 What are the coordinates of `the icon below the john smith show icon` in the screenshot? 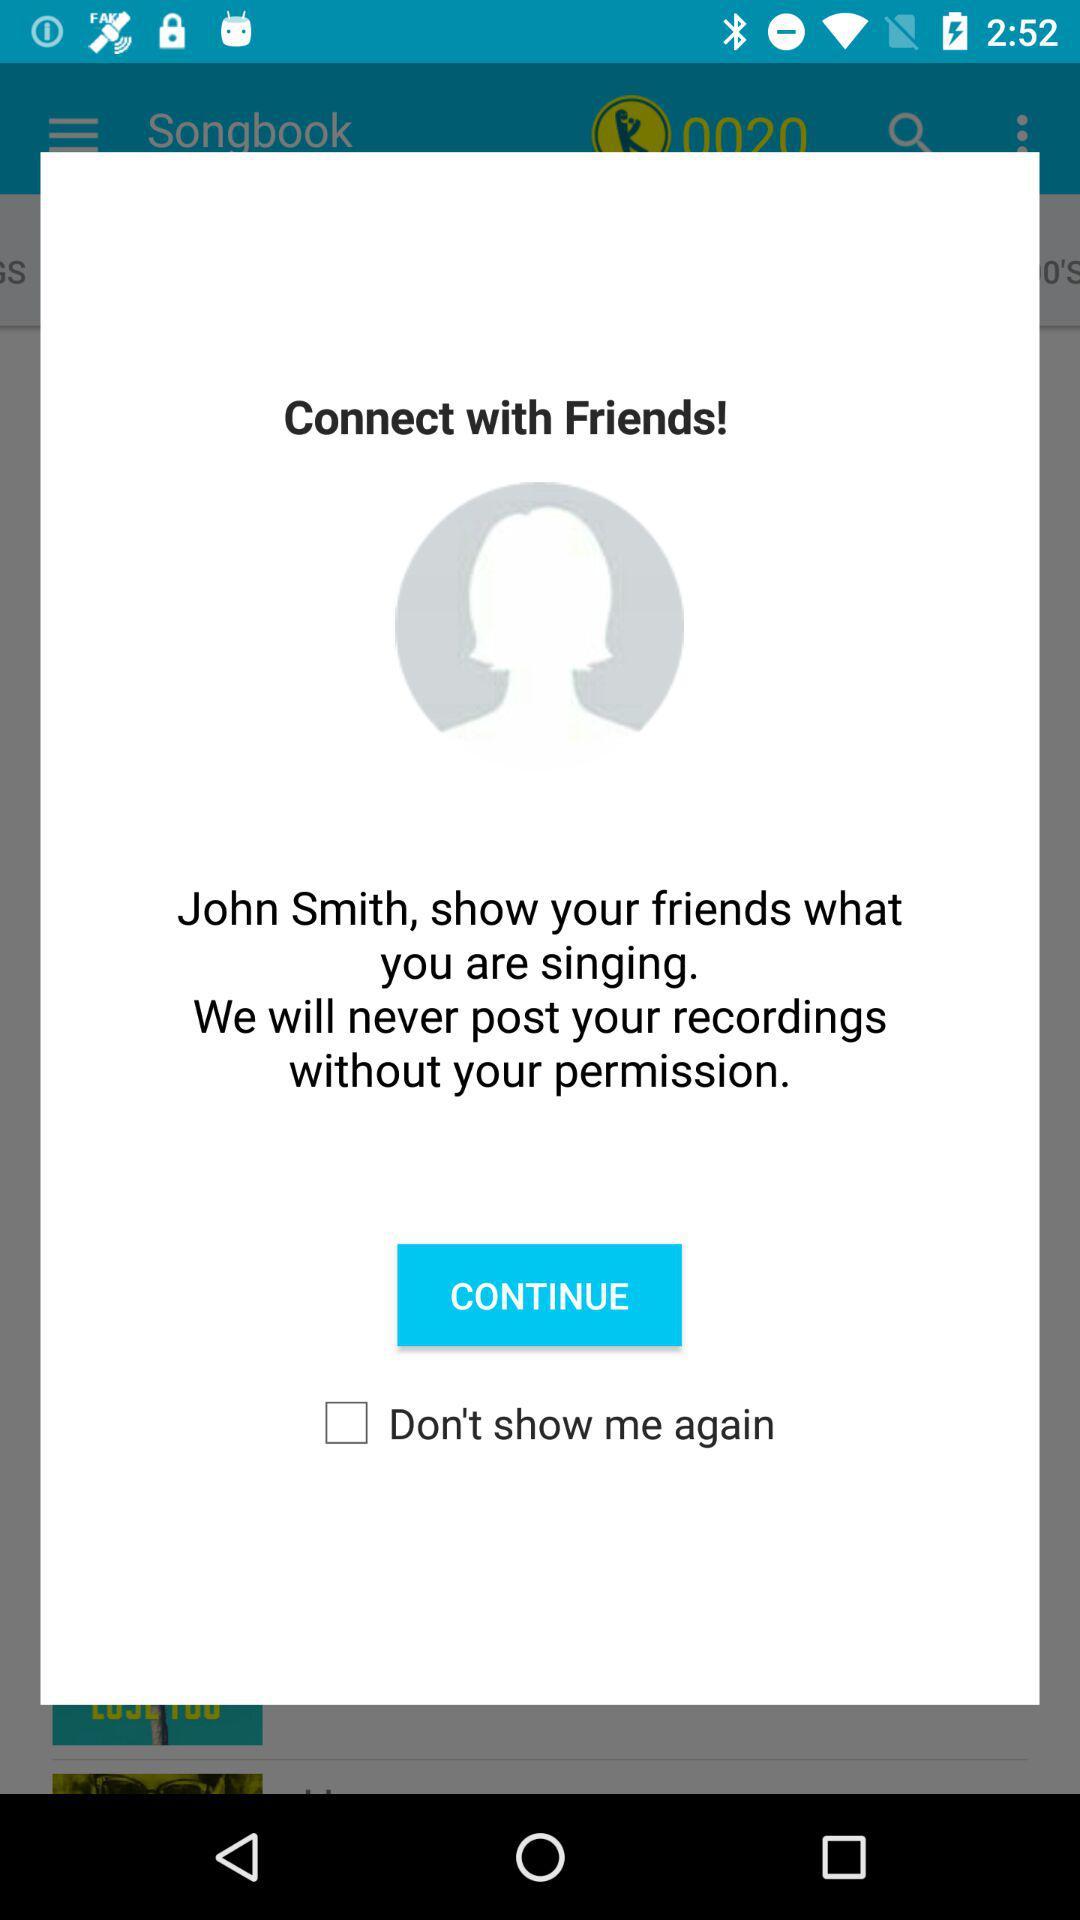 It's located at (538, 1295).